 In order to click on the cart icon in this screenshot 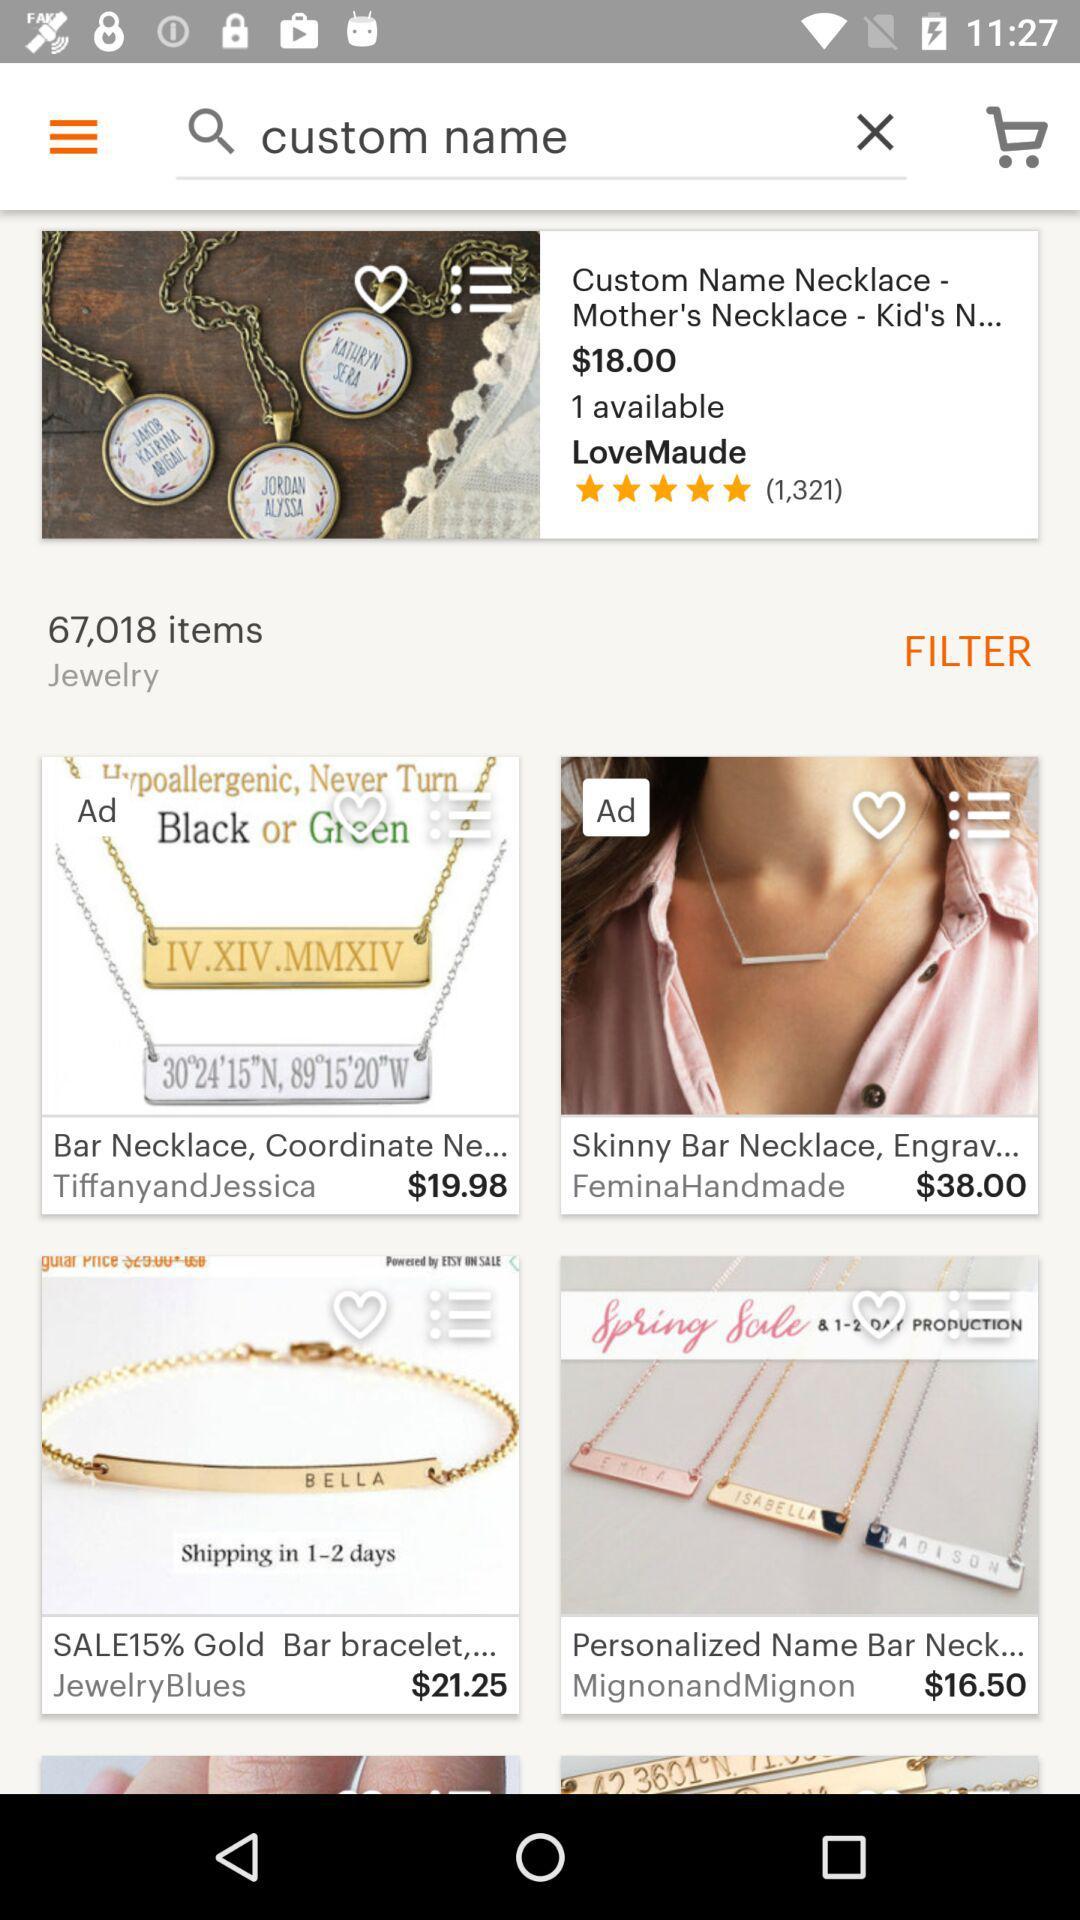, I will do `click(1017, 135)`.